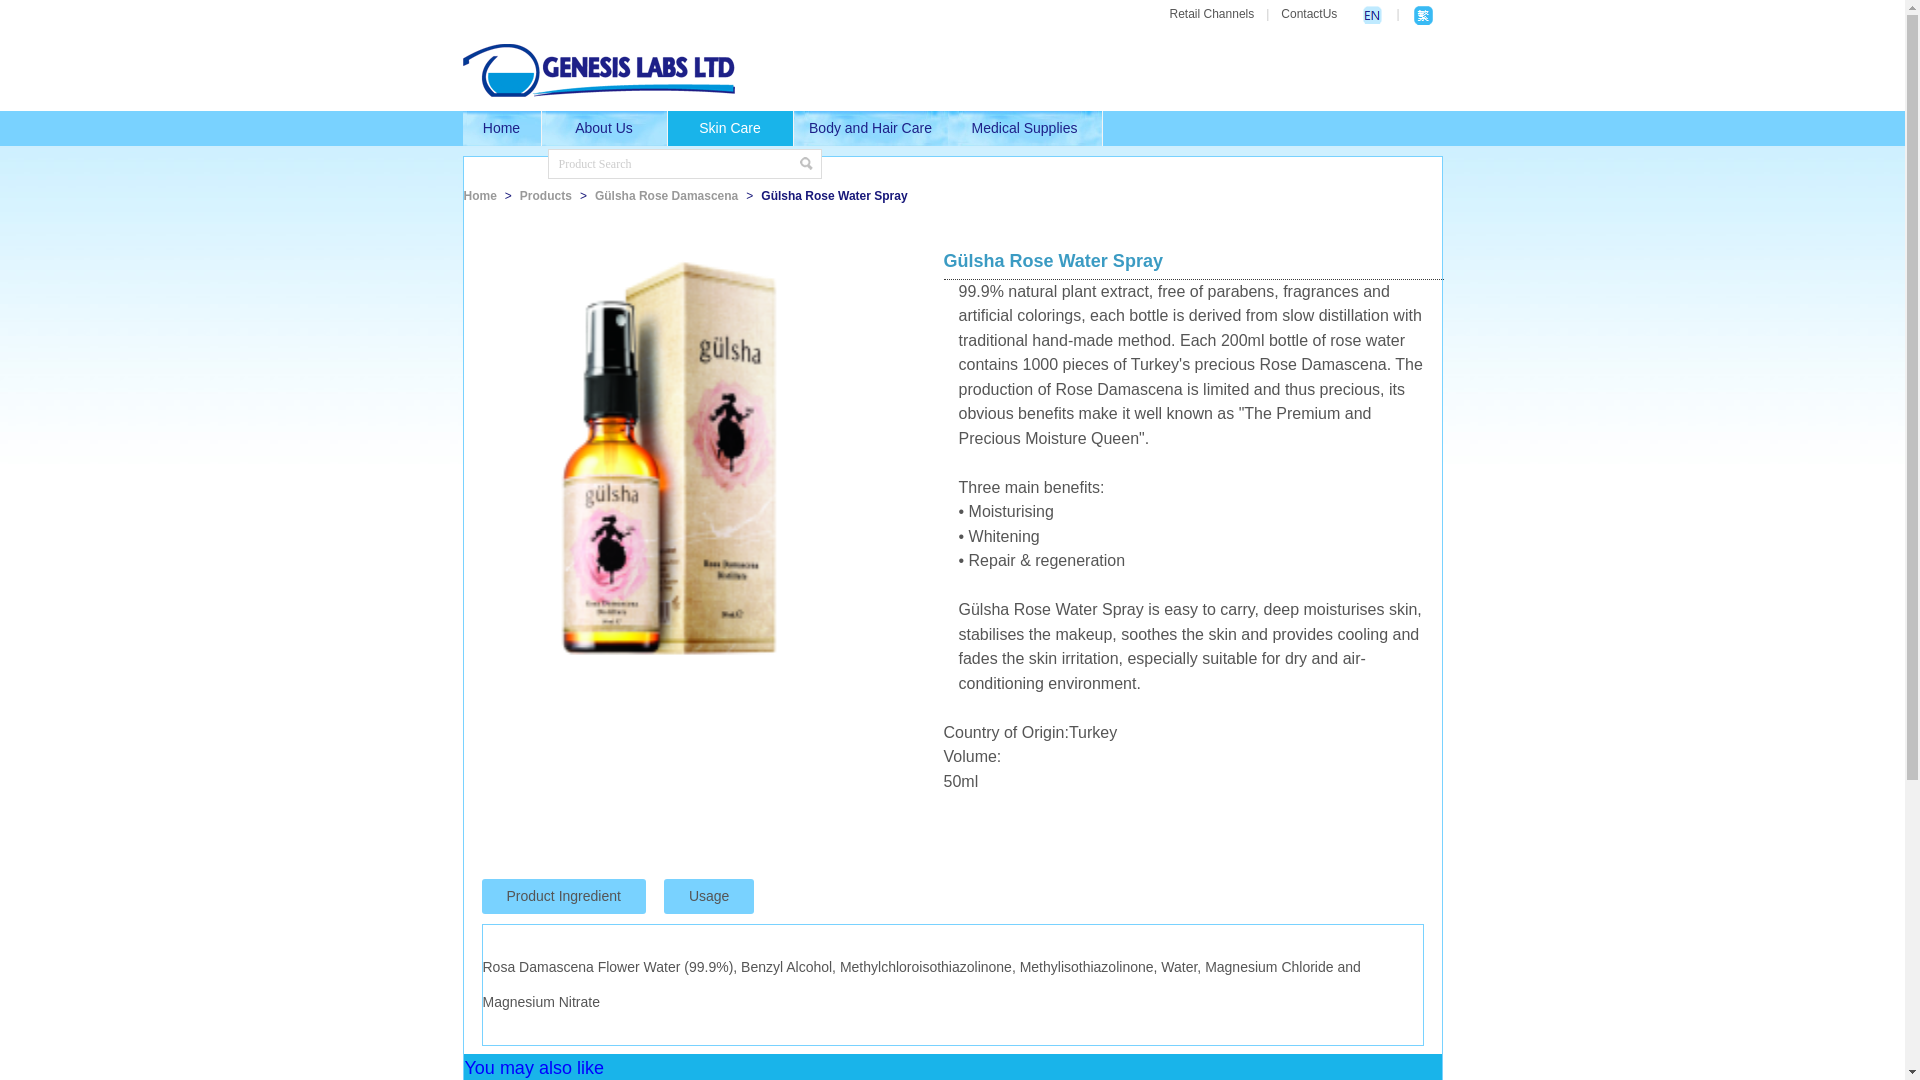 This screenshot has height=1080, width=1920. Describe the element at coordinates (1309, 14) in the screenshot. I see `'ContactUs'` at that location.